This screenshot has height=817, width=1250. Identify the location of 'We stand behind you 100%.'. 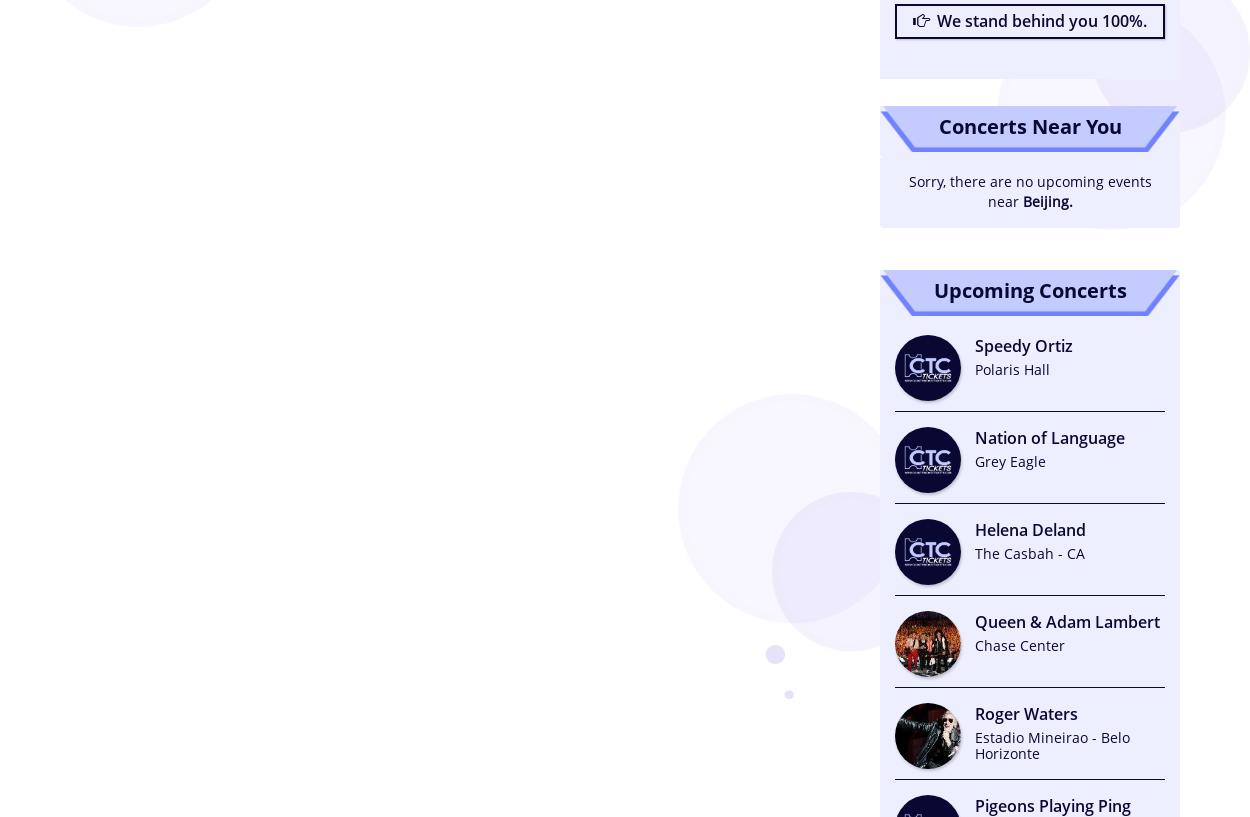
(1038, 19).